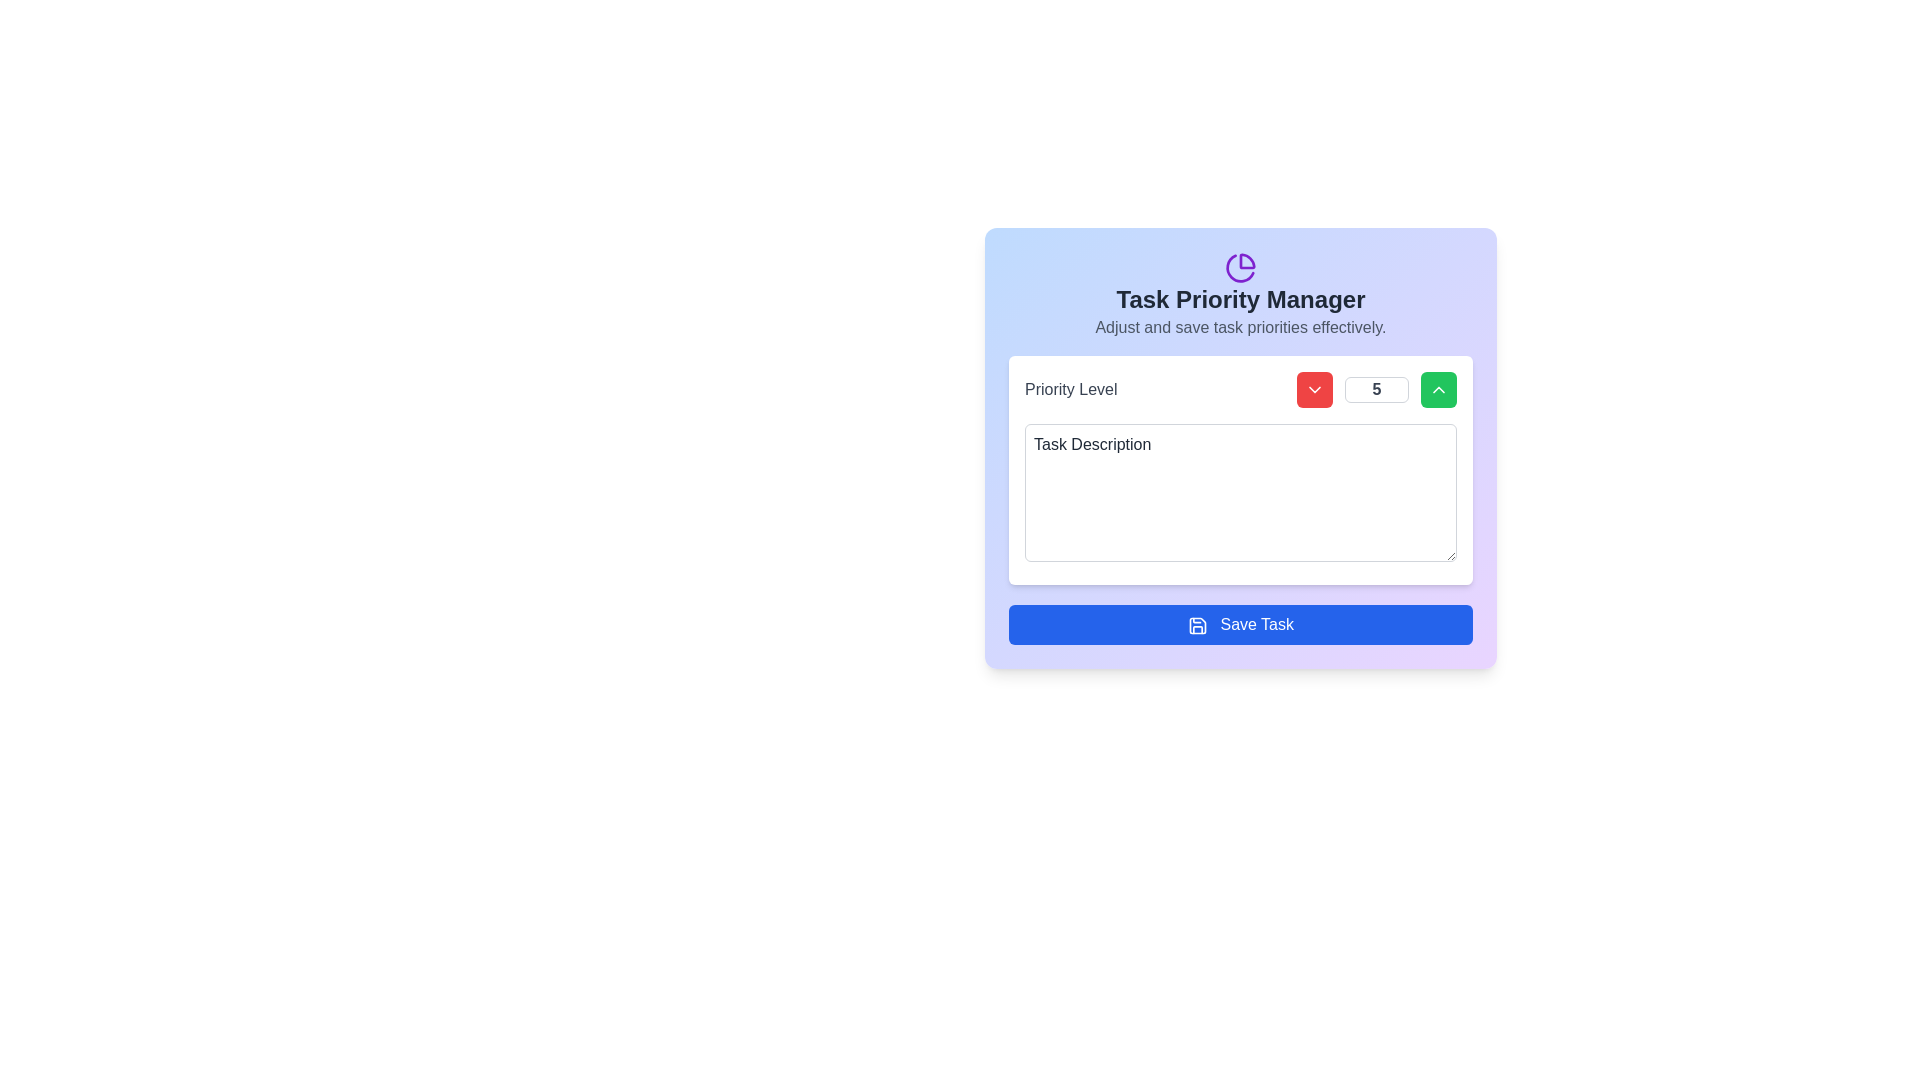 This screenshot has width=1920, height=1080. I want to click on the diskette icon located to the left of the 'Save Task' label within the blue button, so click(1198, 624).